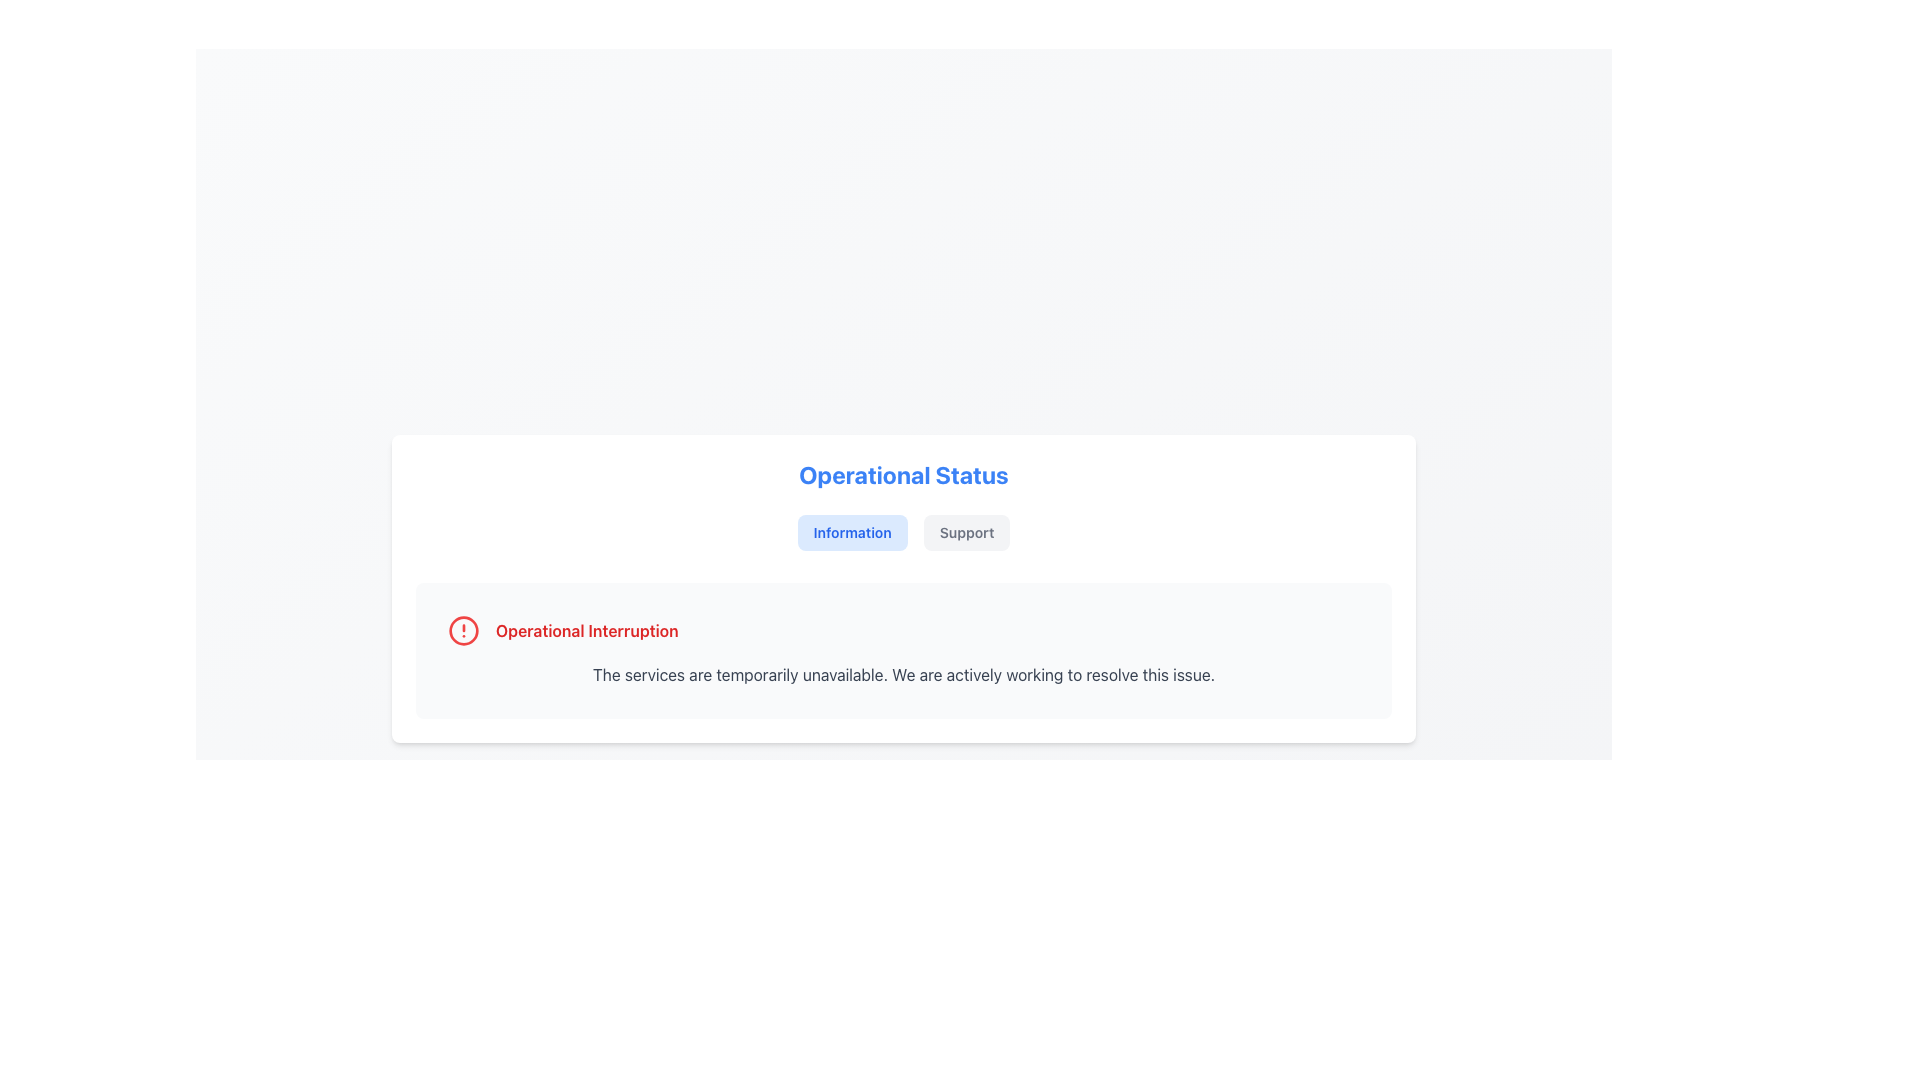 The height and width of the screenshot is (1080, 1920). I want to click on the 'Support' button, which is a rectangular button with rounded corners, light gray background, and medium gray centered bold text, so click(966, 531).